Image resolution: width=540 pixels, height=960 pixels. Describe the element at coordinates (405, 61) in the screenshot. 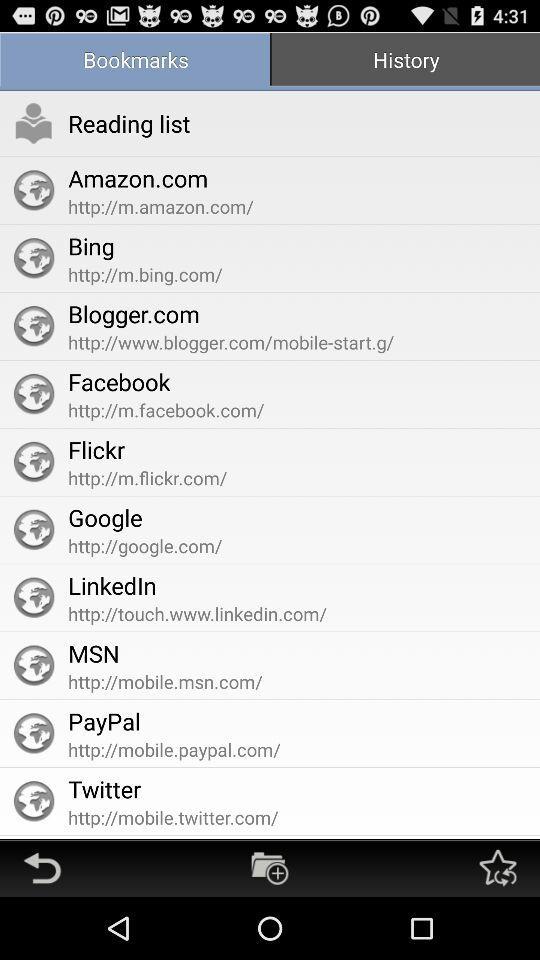

I see `history icon` at that location.